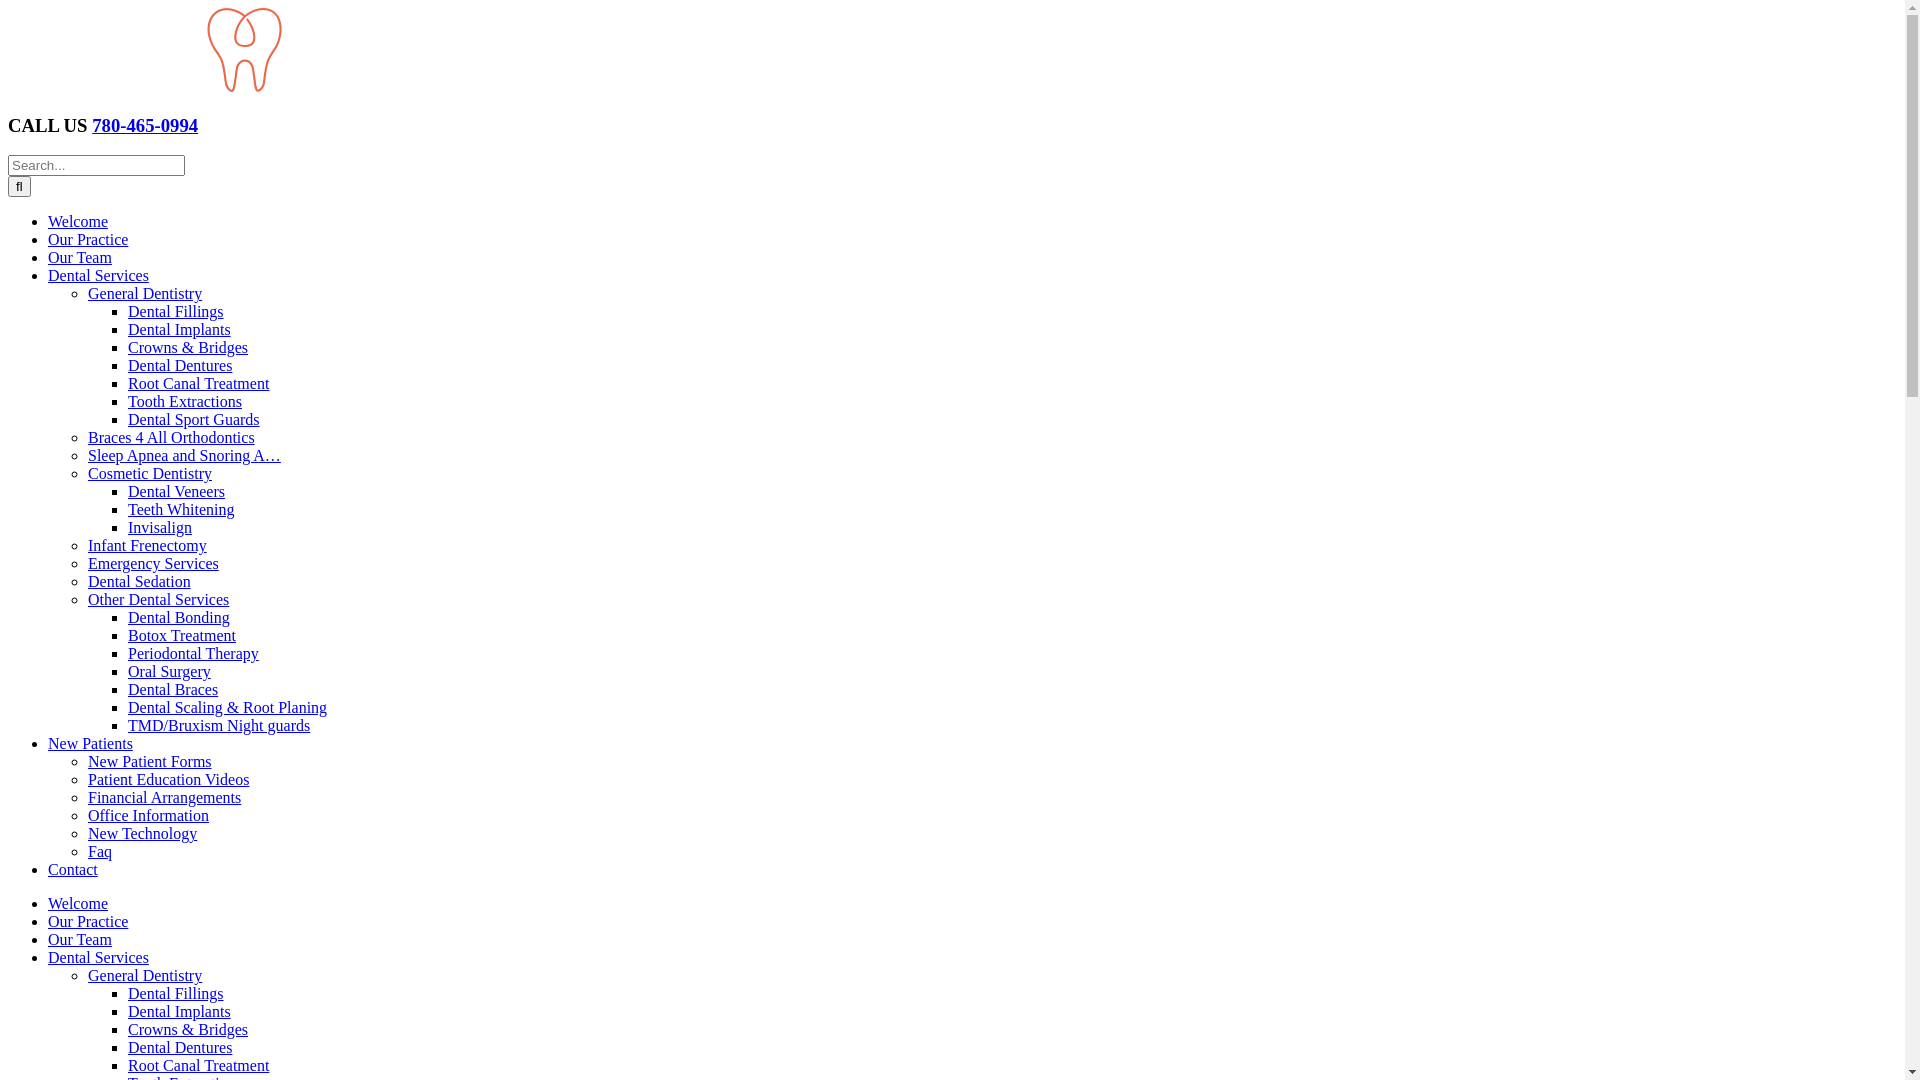  What do you see at coordinates (157, 598) in the screenshot?
I see `'Other Dental Services'` at bounding box center [157, 598].